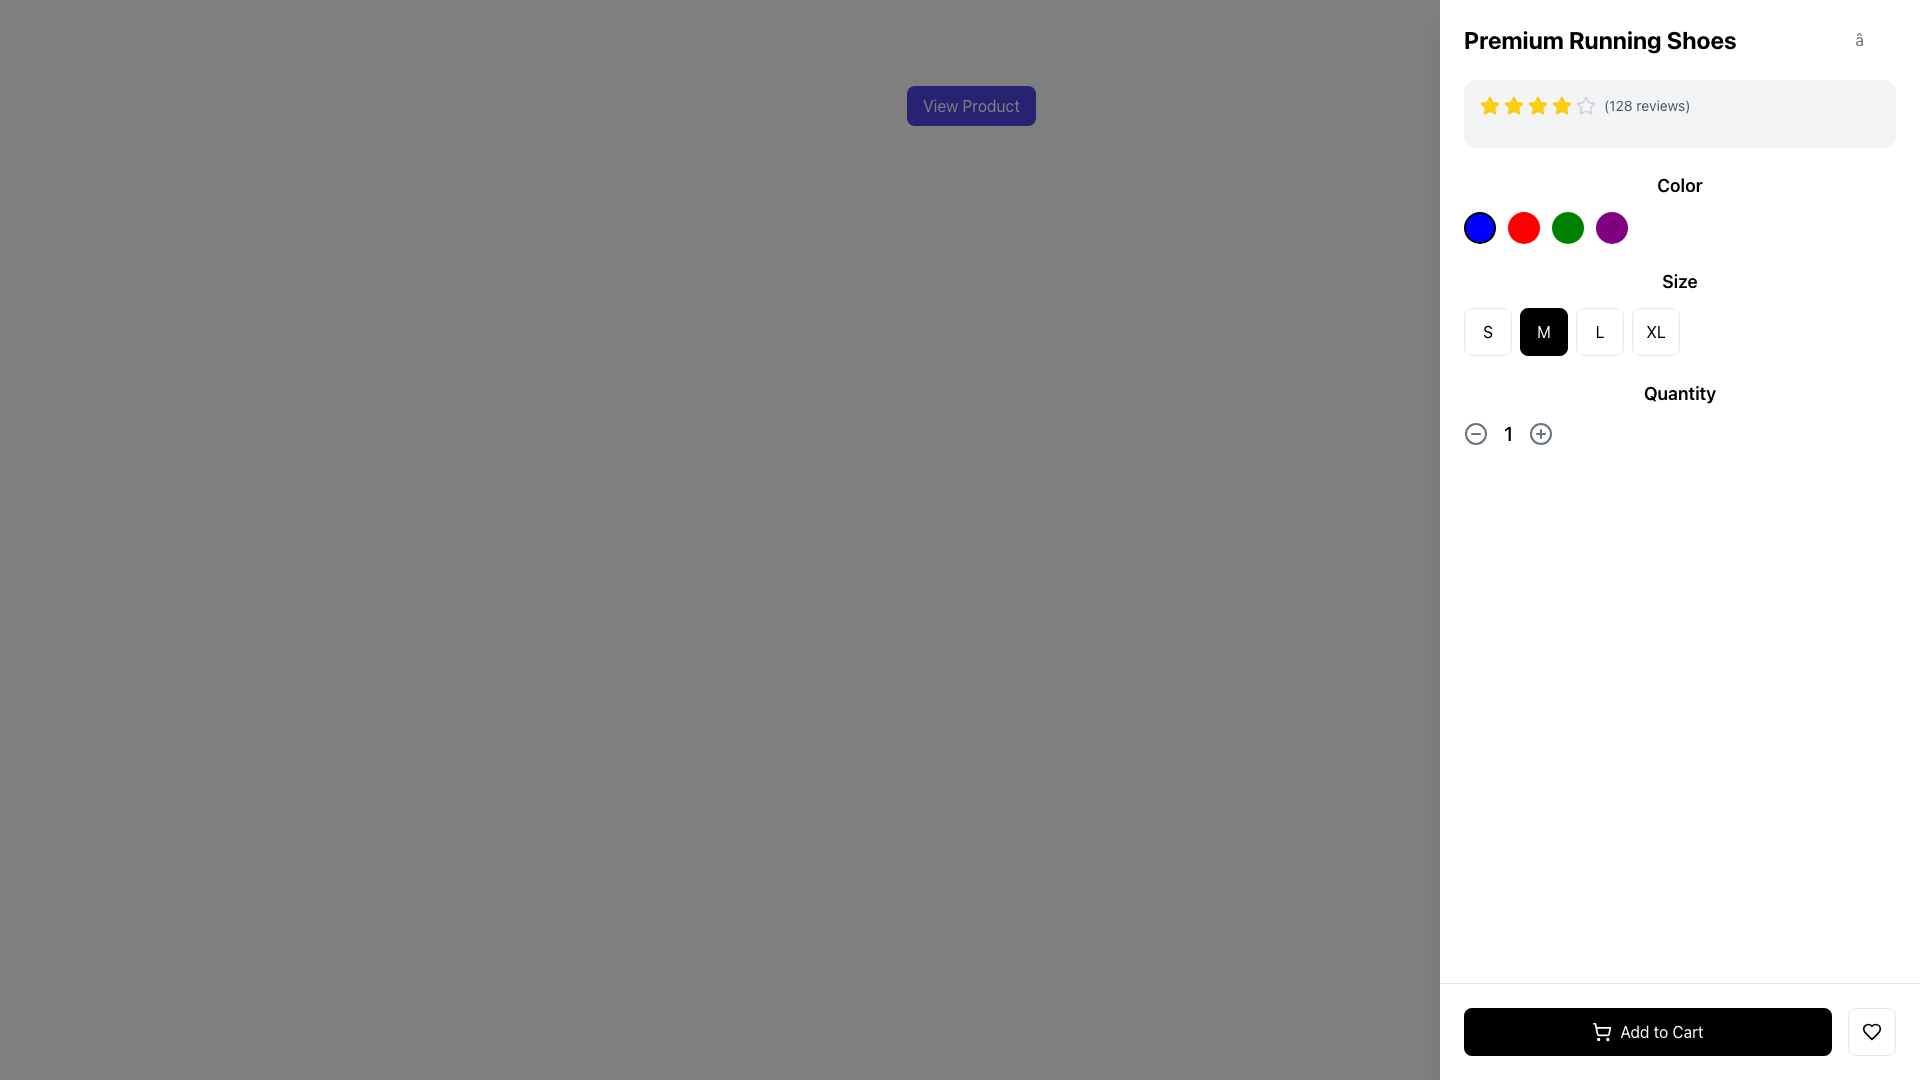 The width and height of the screenshot is (1920, 1080). Describe the element at coordinates (1536, 105) in the screenshot. I see `the fourth yellow star icon in the star rating system located in the top-right section of the interface for specific interactions` at that location.